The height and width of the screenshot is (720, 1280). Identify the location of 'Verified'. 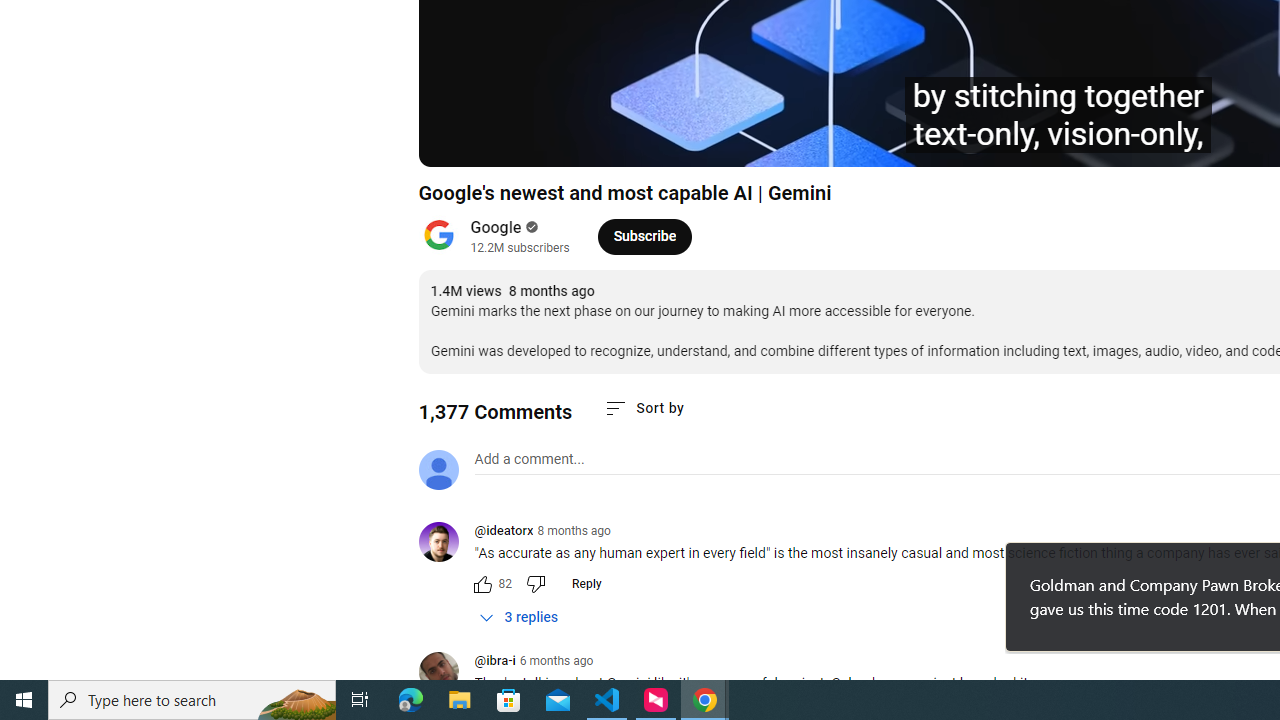
(530, 226).